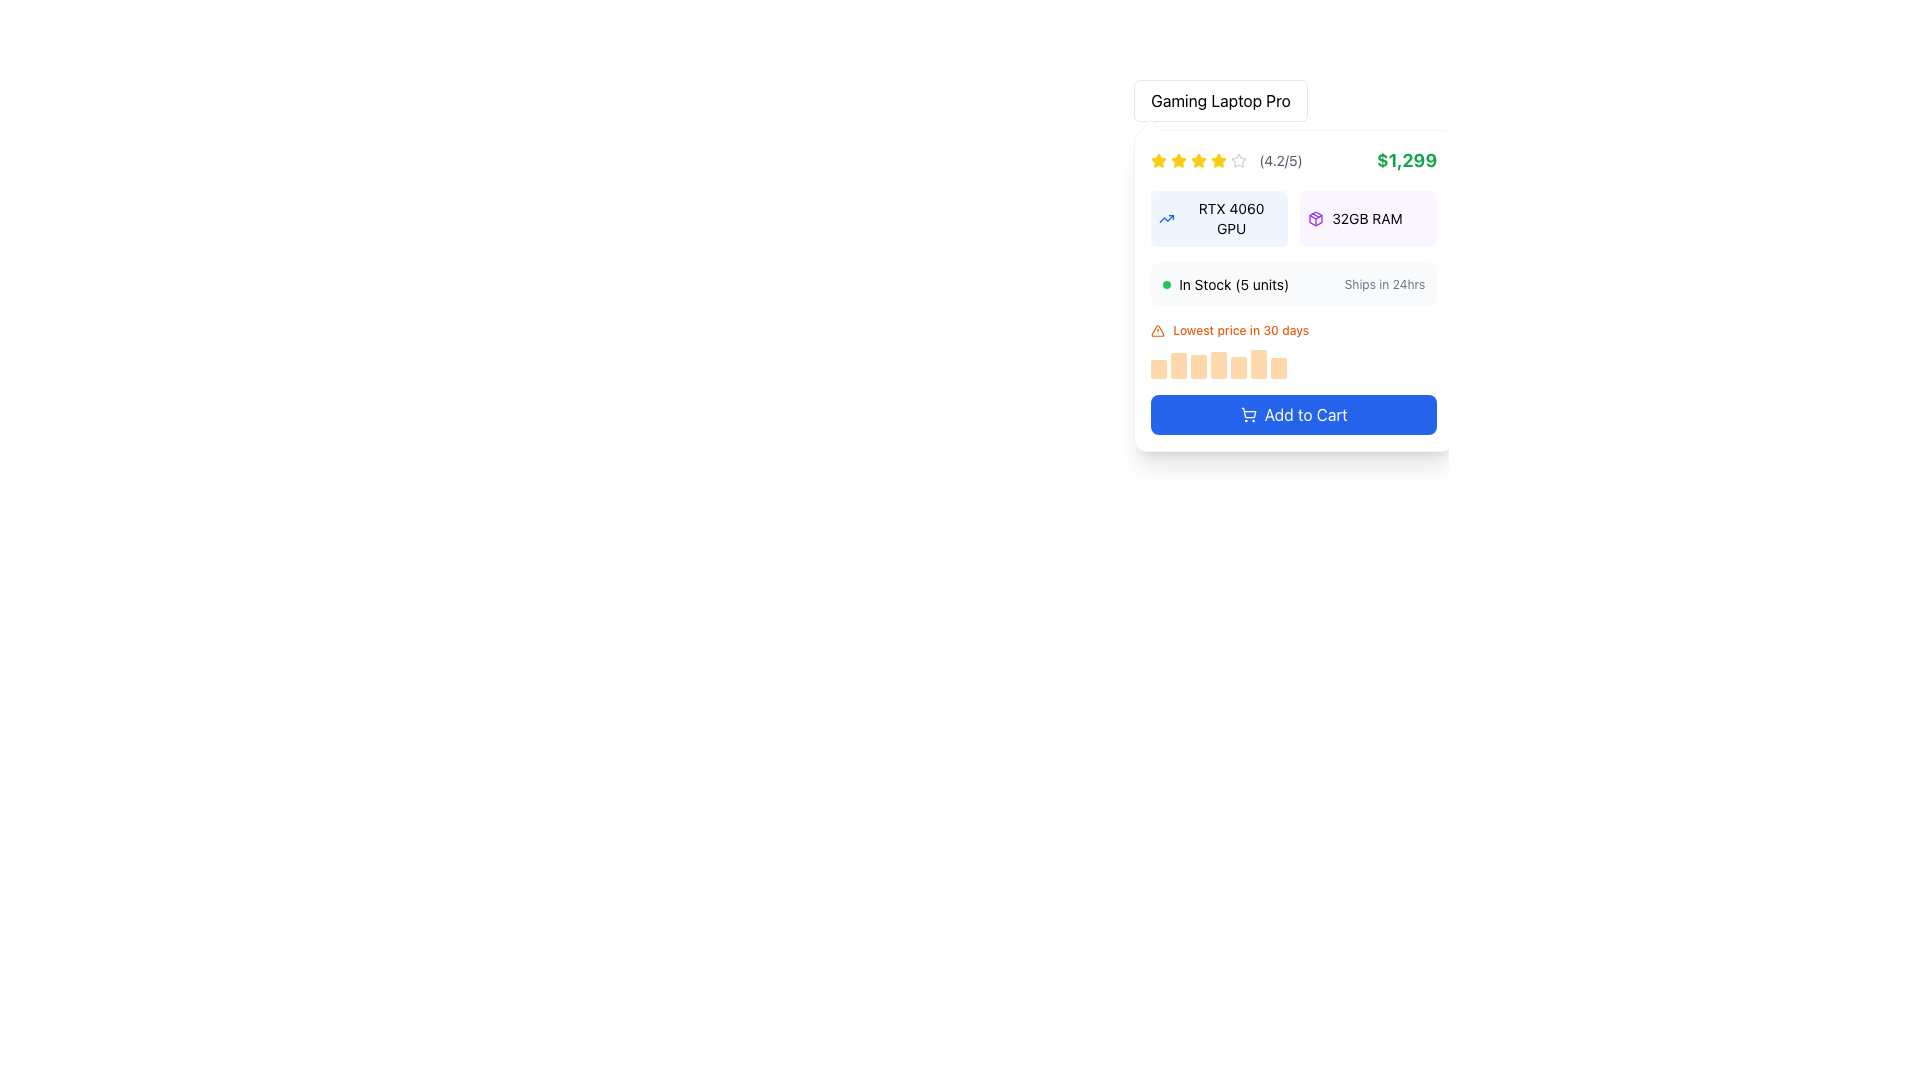  Describe the element at coordinates (1316, 219) in the screenshot. I see `the purple package box icon located next to the text '32GB RAM', which is the first item in the horizontally aligned block` at that location.